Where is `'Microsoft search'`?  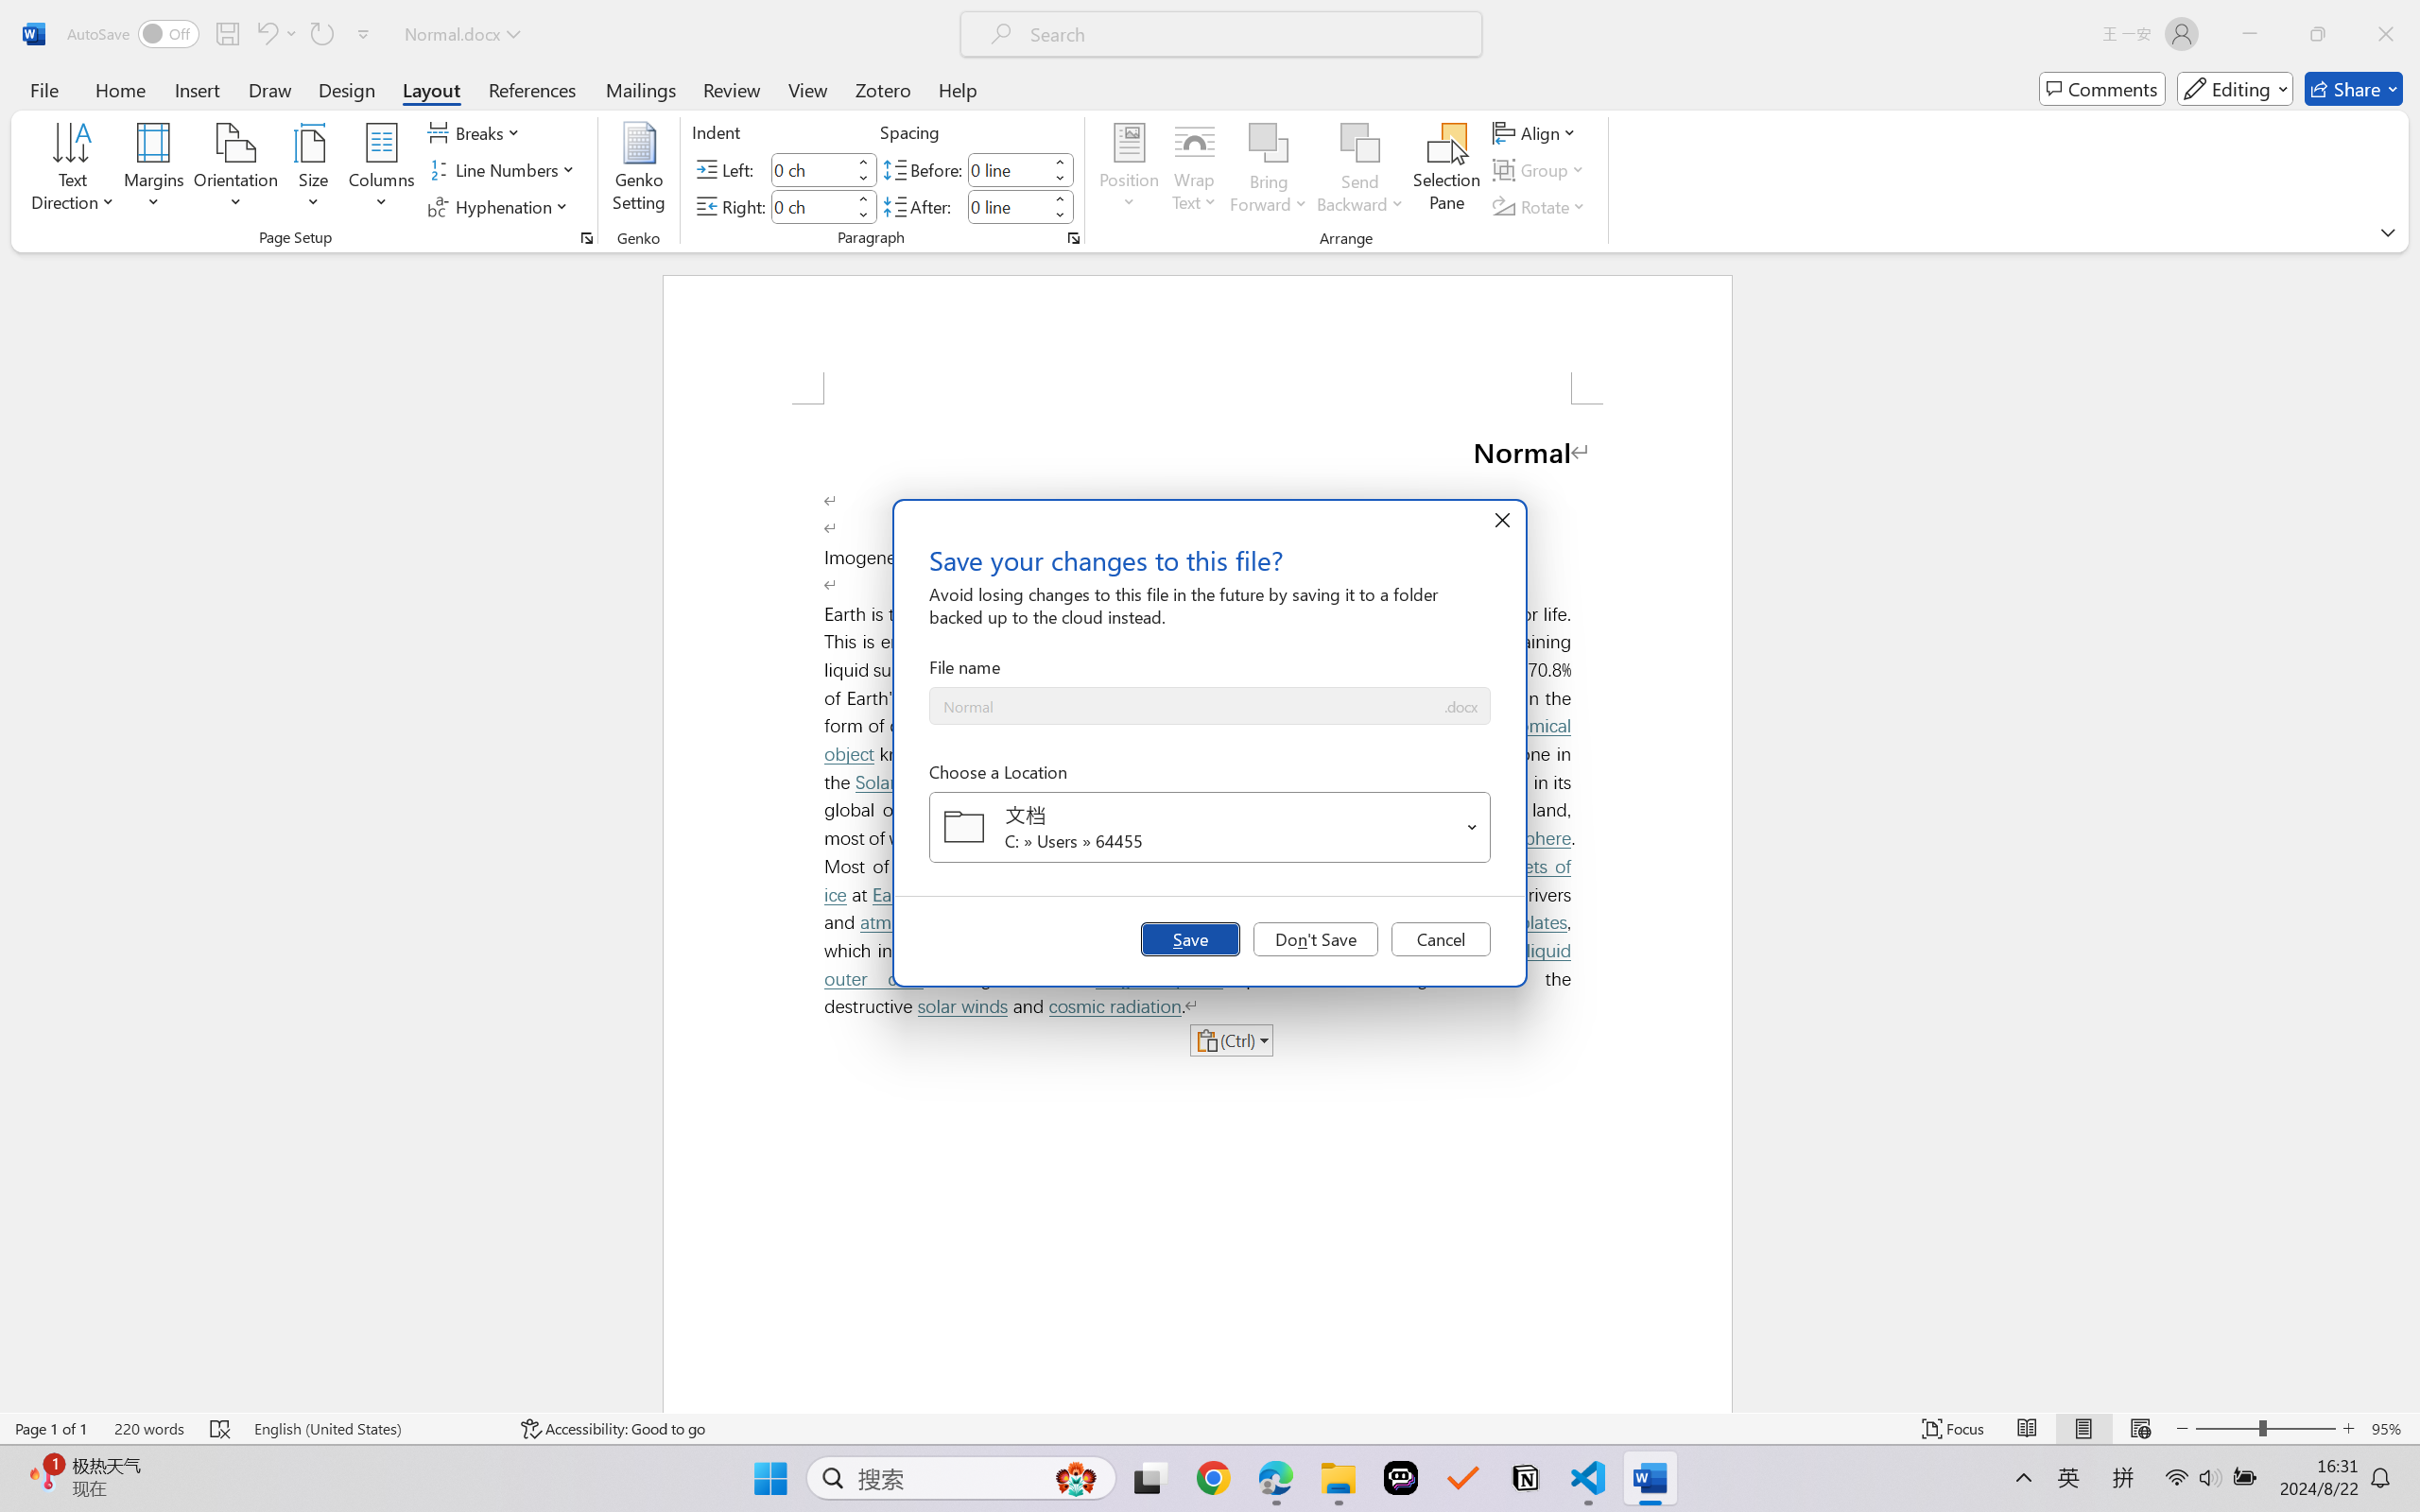
'Microsoft search' is located at coordinates (1246, 33).